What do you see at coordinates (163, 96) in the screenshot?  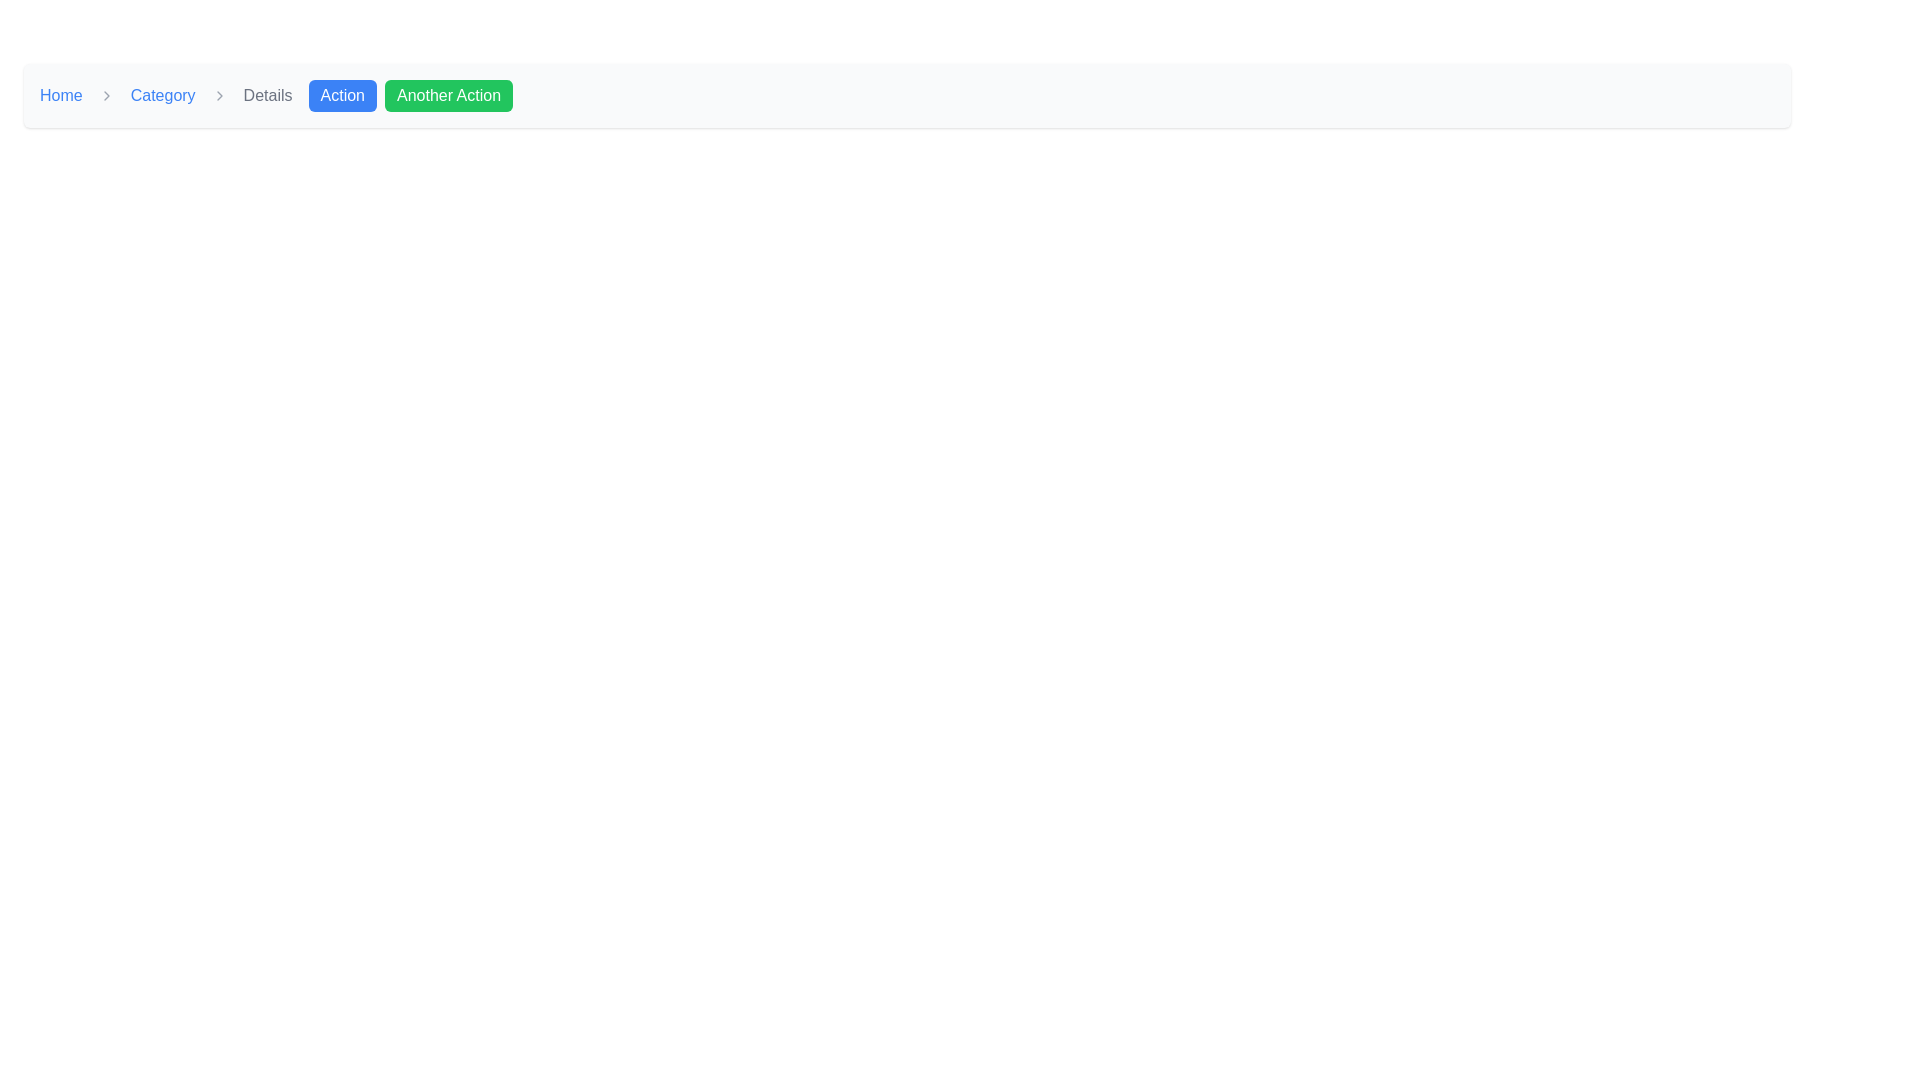 I see `the breadcrumb link that allows navigation to the 'Category' section` at bounding box center [163, 96].